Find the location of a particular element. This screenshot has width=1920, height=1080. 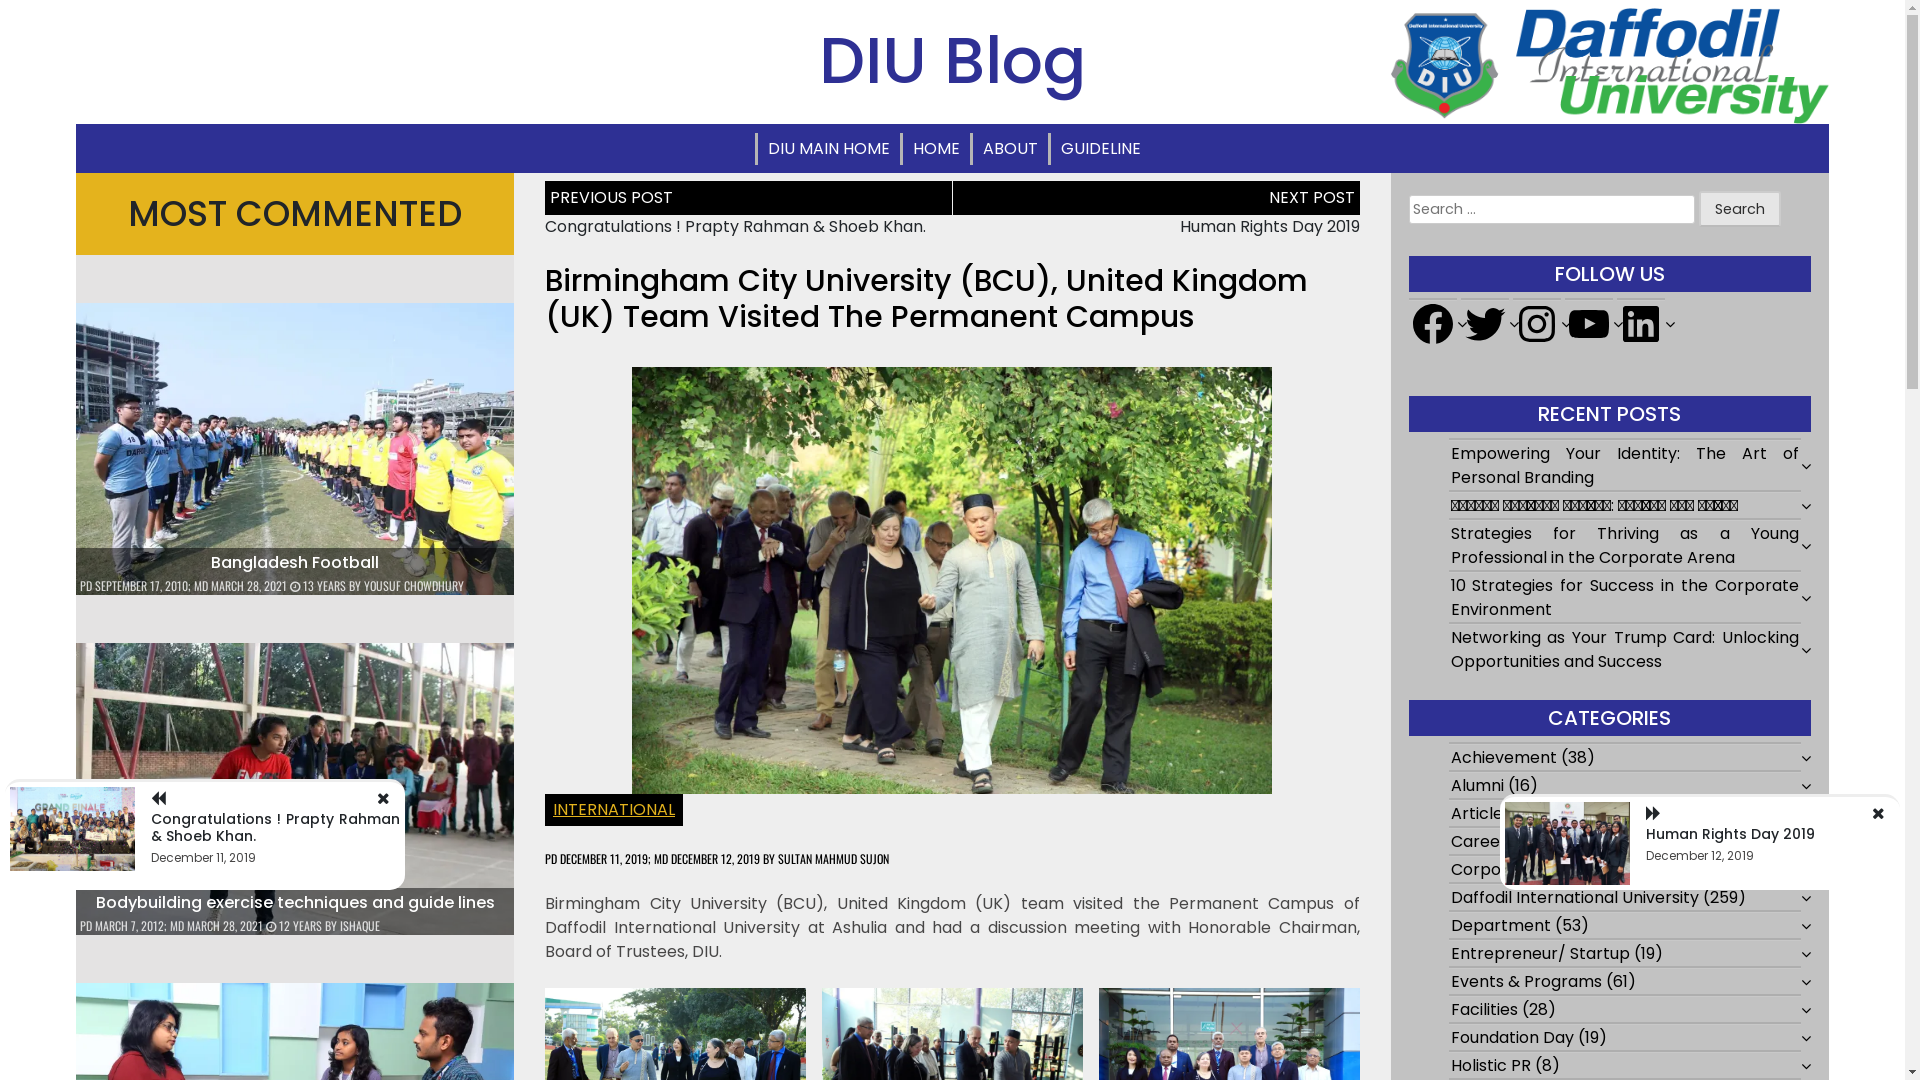

'12 YEARS' is located at coordinates (294, 925).